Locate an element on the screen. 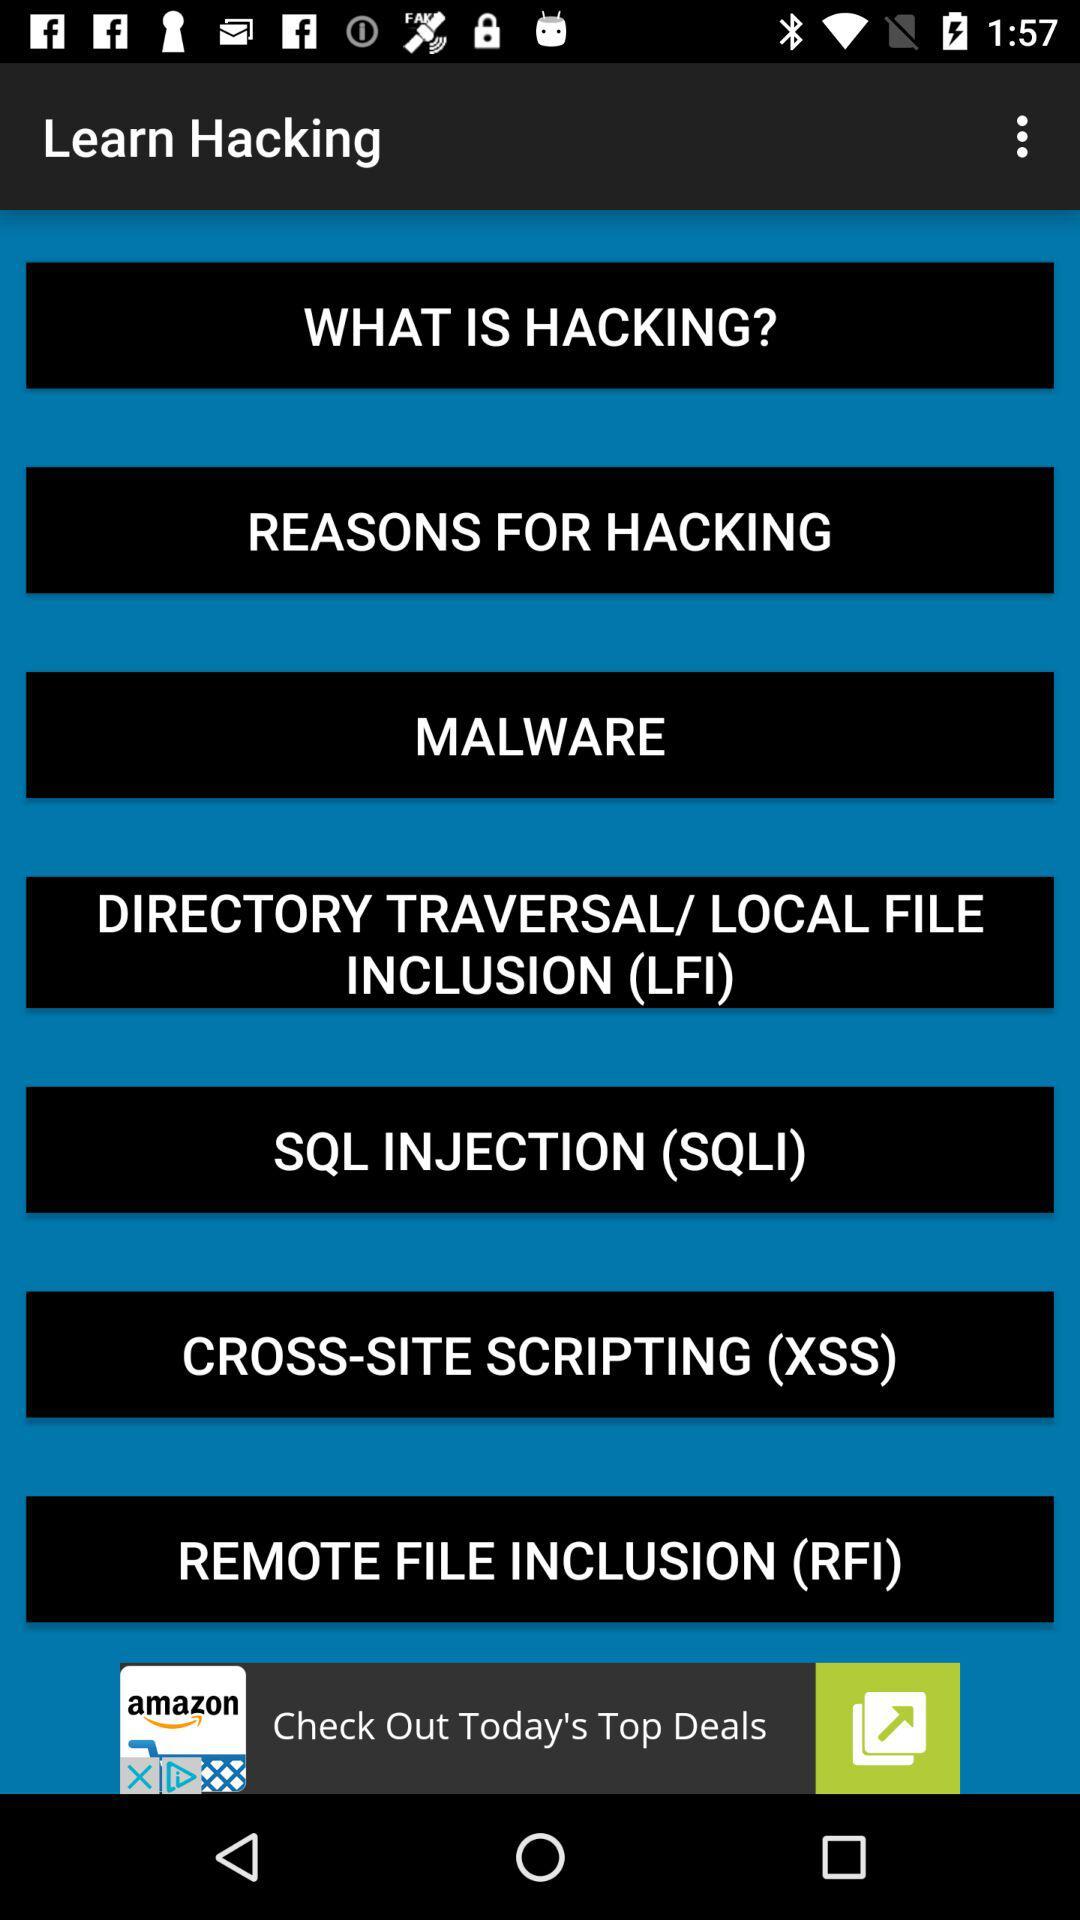  open amazon application is located at coordinates (540, 1727).